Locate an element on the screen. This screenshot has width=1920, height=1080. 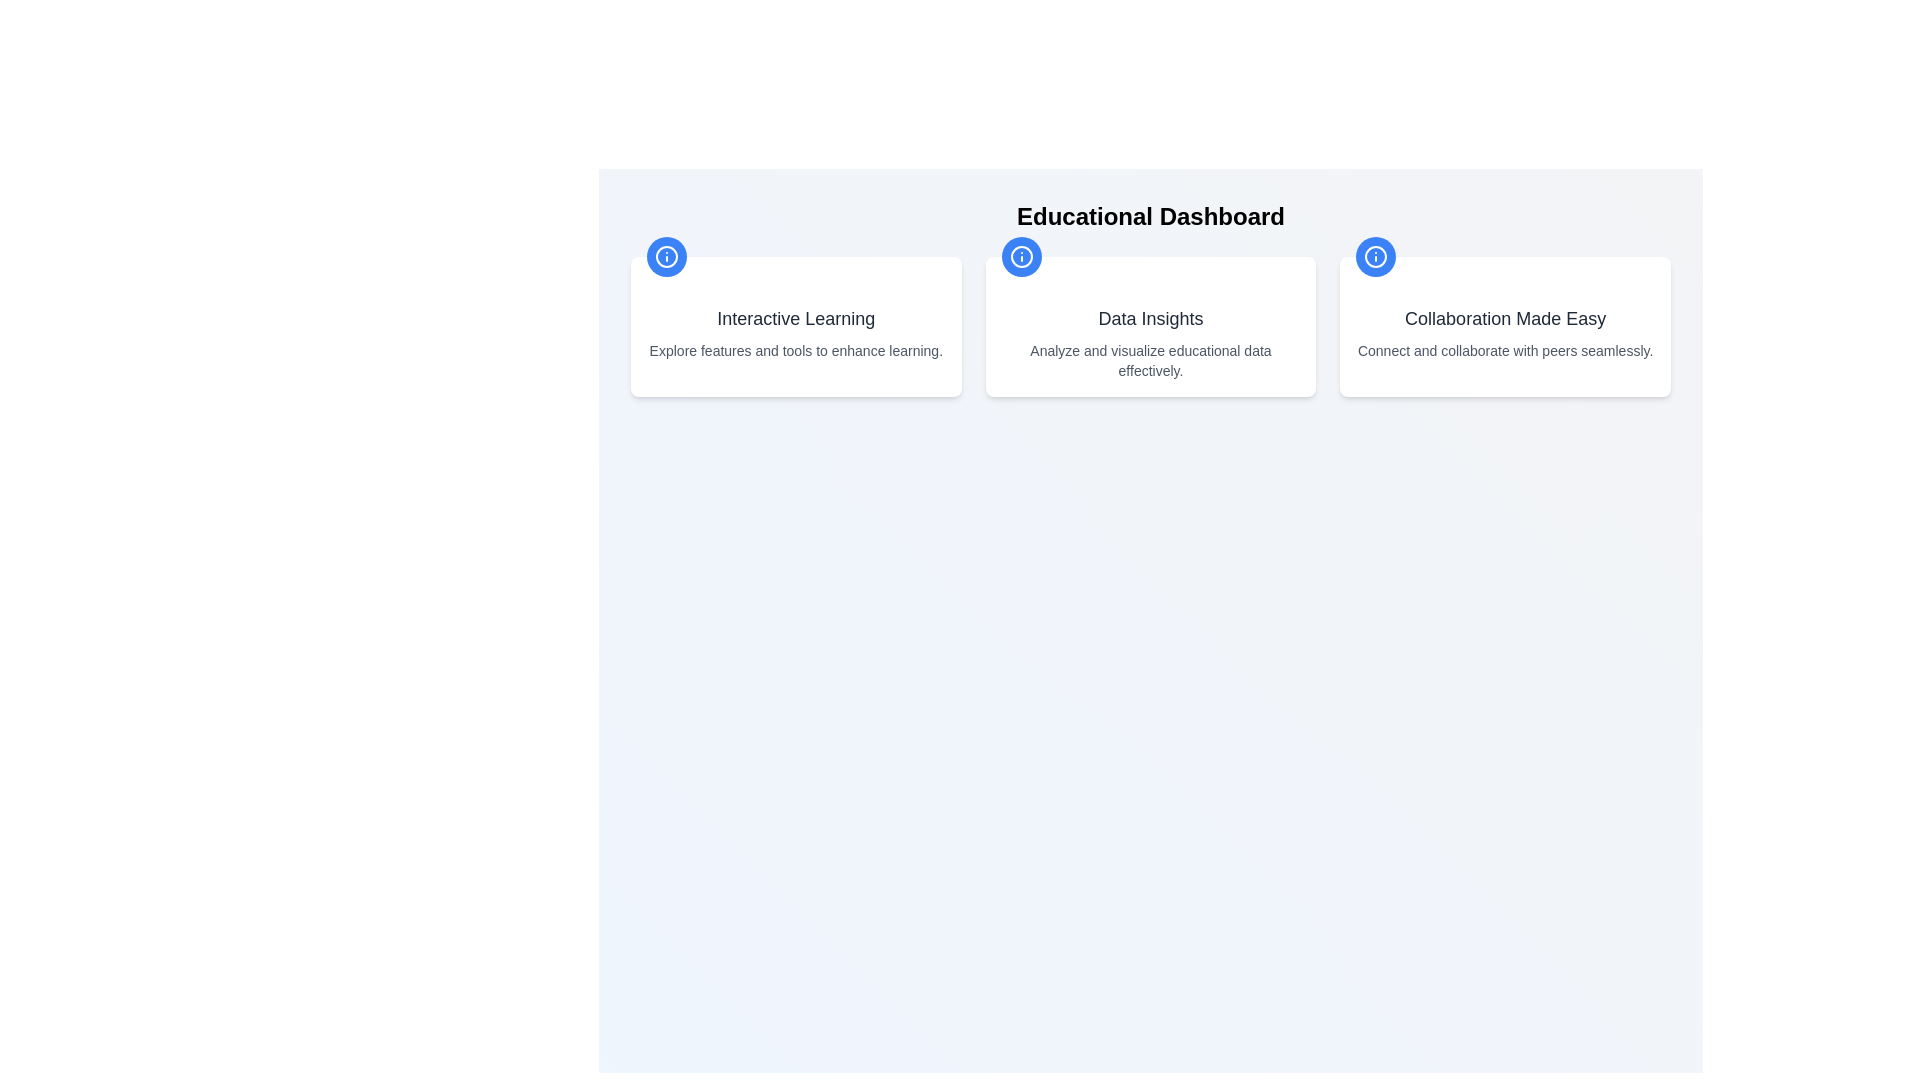
the informational icon located at the top-left corner of the 'Collaboration Made Easy' card is located at coordinates (1375, 256).